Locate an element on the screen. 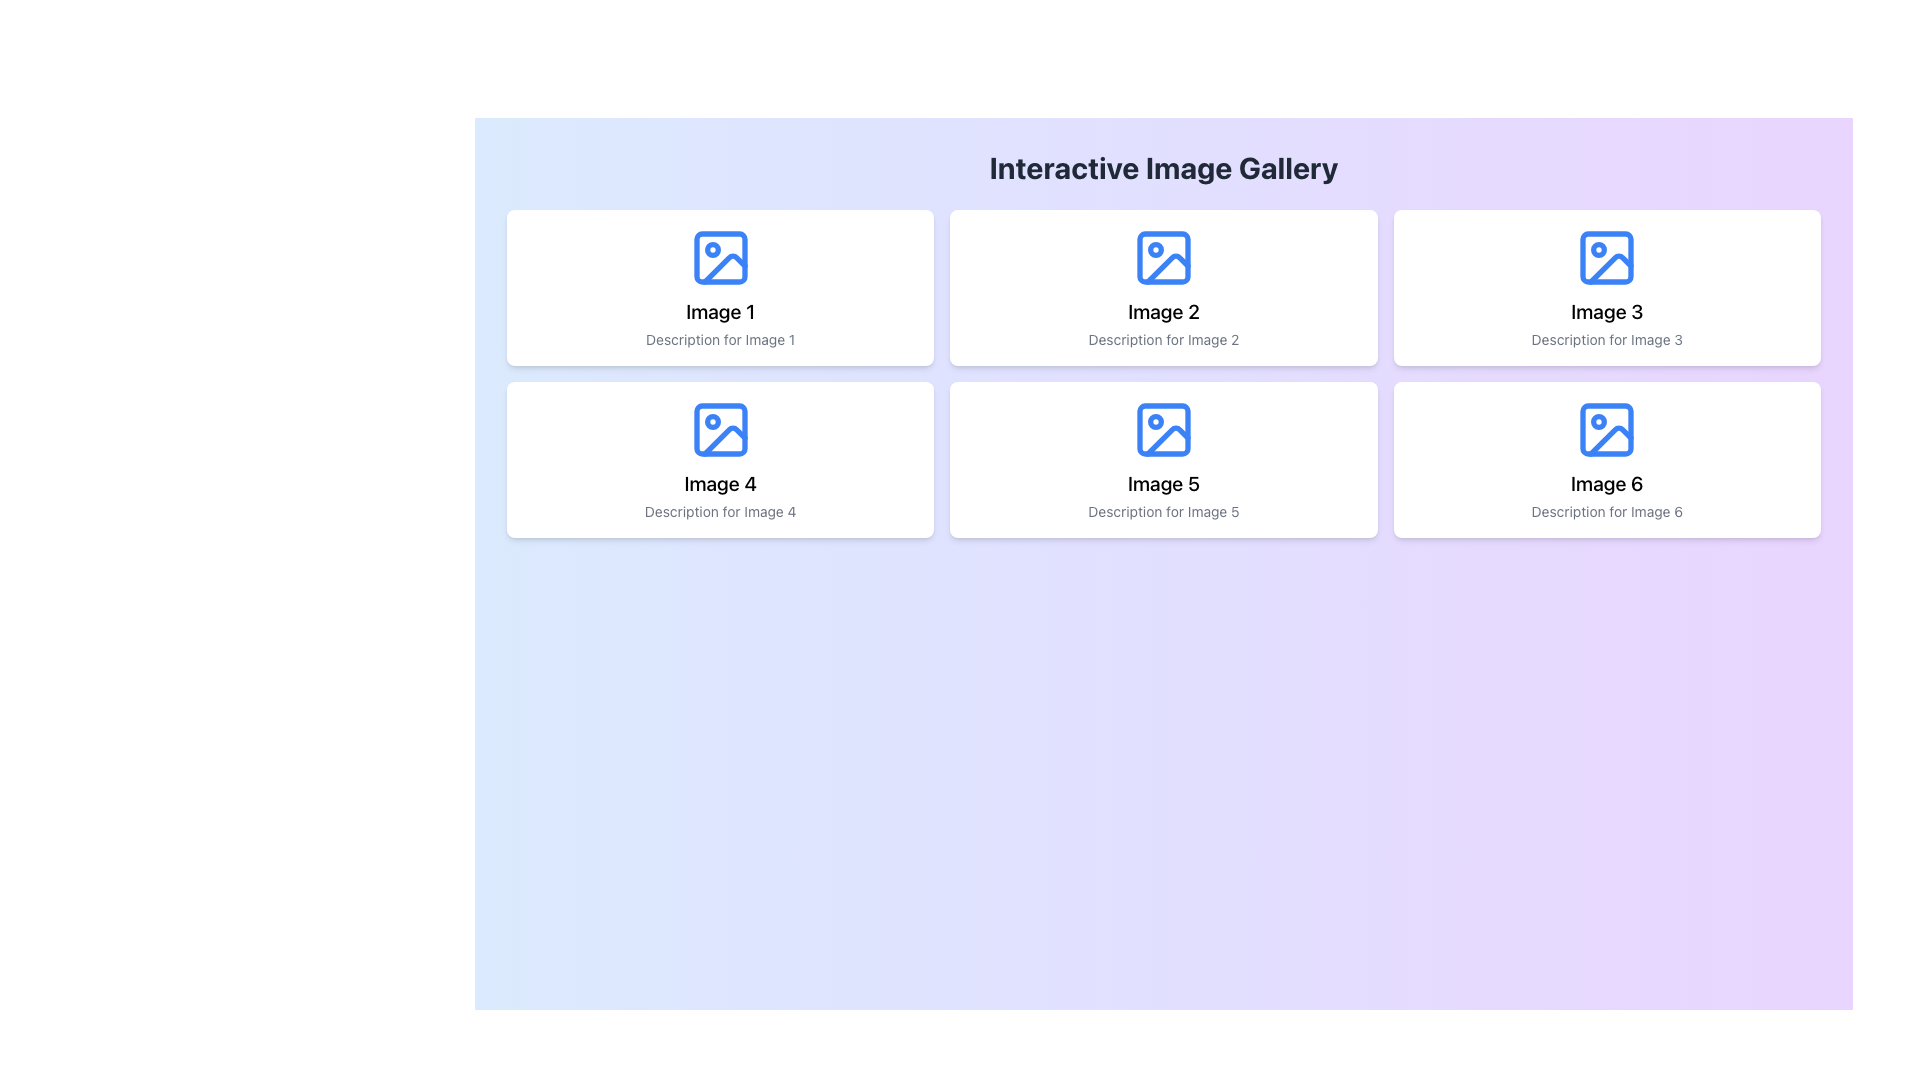 The width and height of the screenshot is (1920, 1080). the static text label that reads 'Description for Image 2', located below the title 'Image 2' in the second card of the gallery is located at coordinates (1163, 338).